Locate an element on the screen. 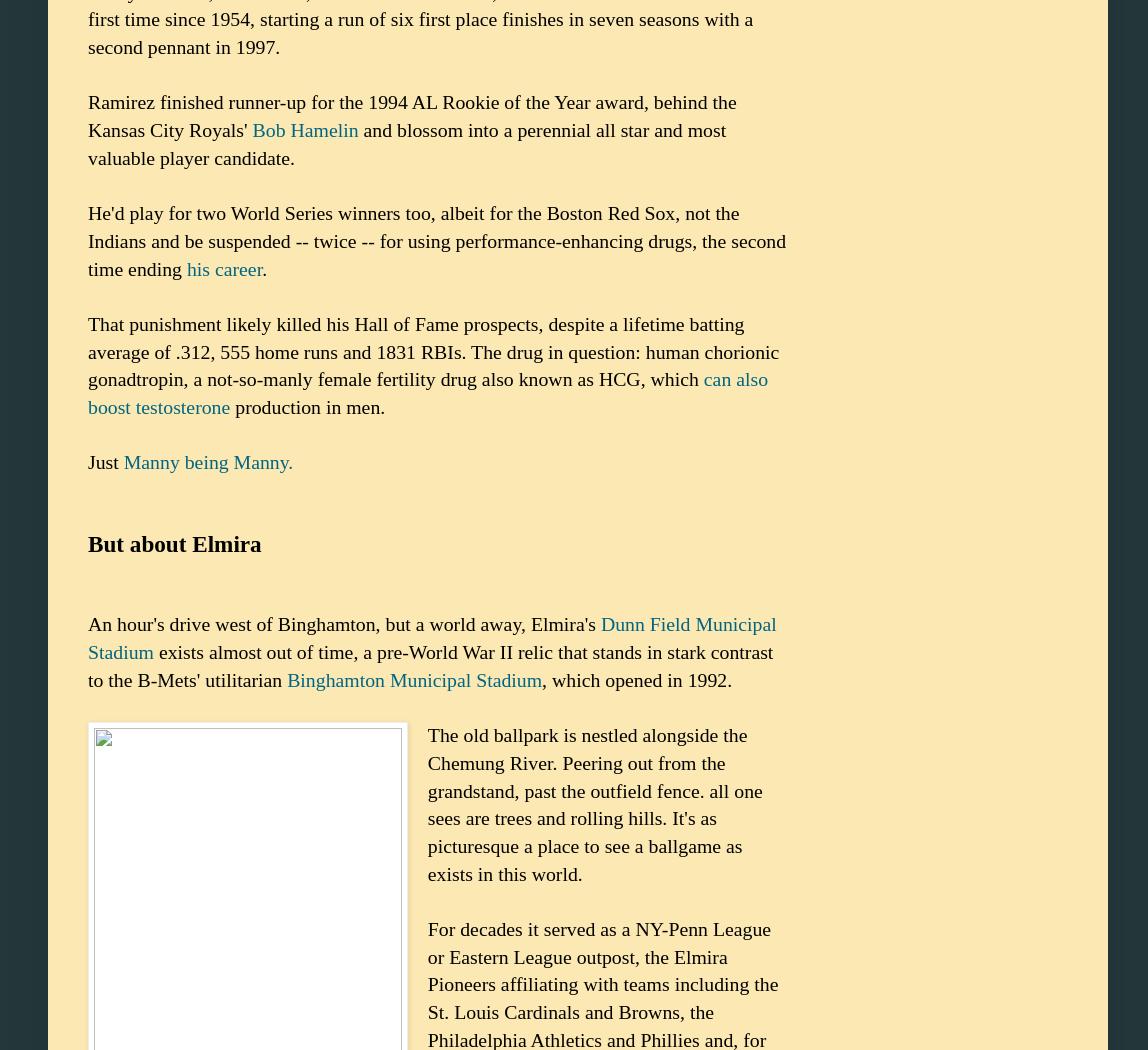 This screenshot has width=1148, height=1050. 'An hour's drive west of Binghamton, but a world away, Elmira's' is located at coordinates (344, 624).